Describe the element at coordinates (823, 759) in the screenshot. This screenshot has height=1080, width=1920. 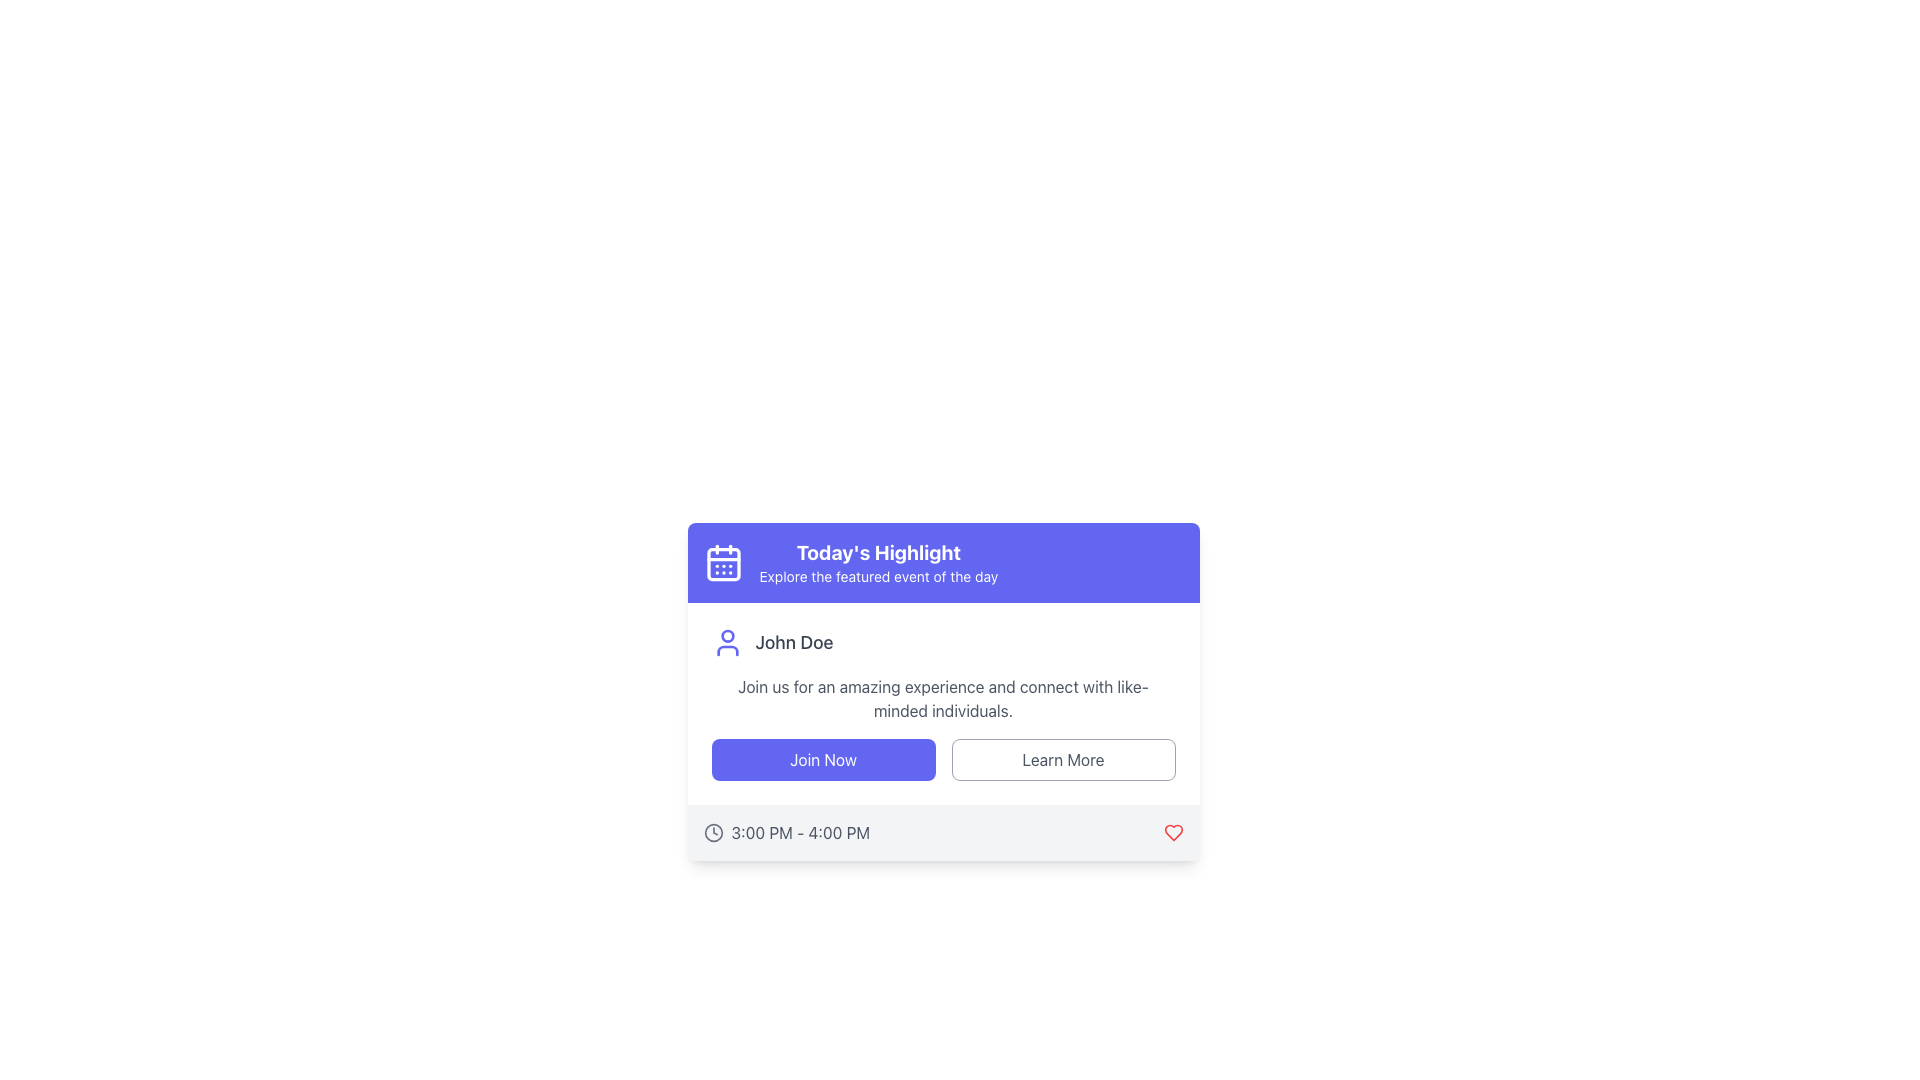
I see `the rectangular 'Join Now' button with an indigo background and white text to observe the hover effect` at that location.